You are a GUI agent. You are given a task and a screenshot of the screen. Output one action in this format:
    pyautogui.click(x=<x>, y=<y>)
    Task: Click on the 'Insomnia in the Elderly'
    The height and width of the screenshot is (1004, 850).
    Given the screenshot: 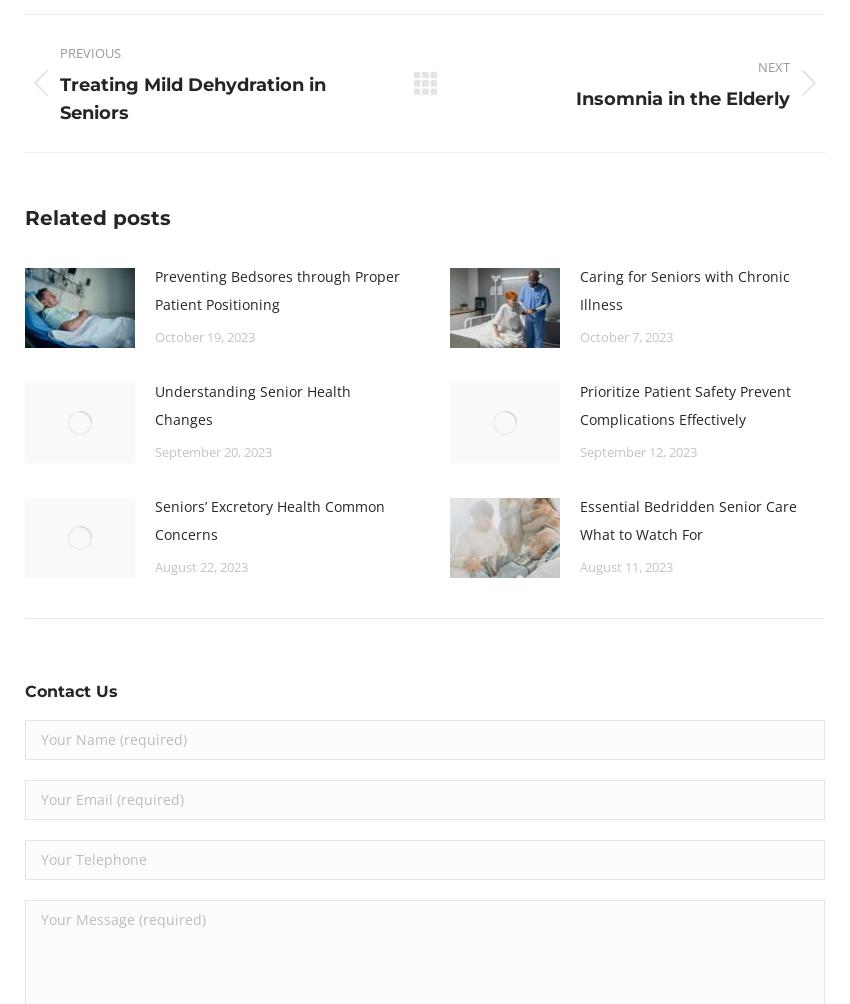 What is the action you would take?
    pyautogui.click(x=681, y=97)
    